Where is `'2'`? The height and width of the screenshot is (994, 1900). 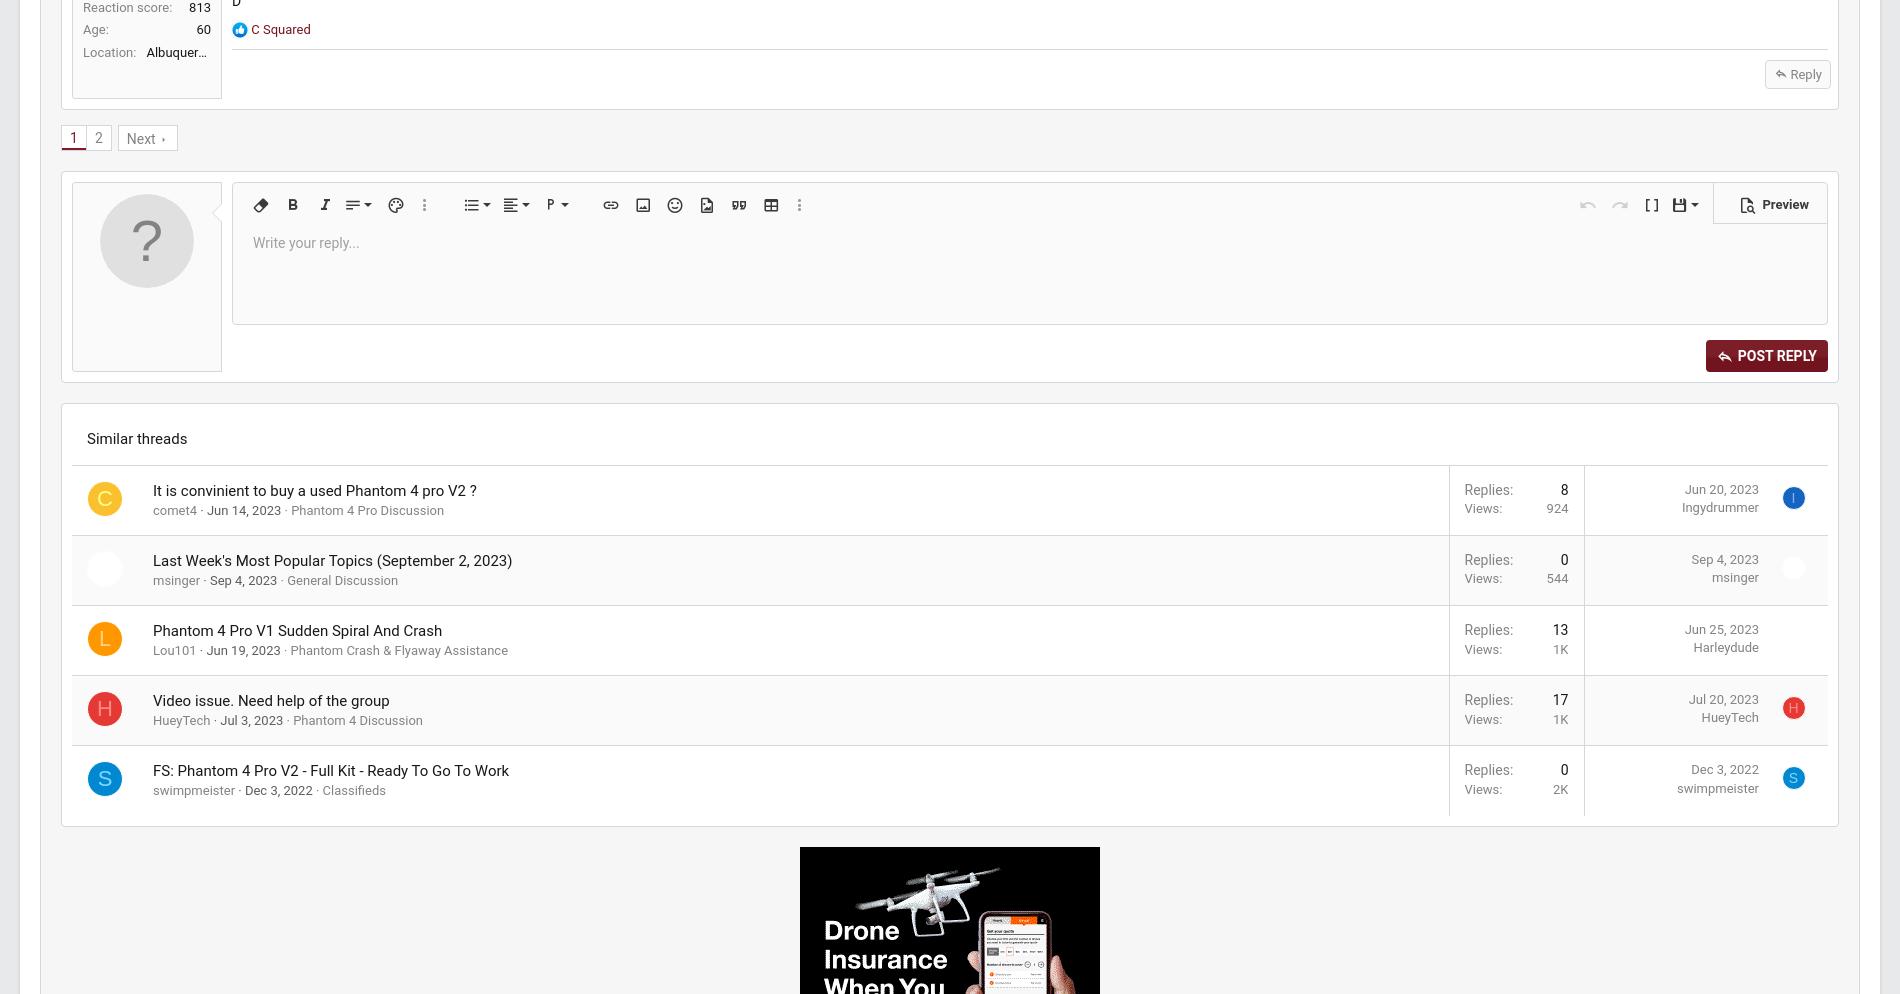
'2' is located at coordinates (145, 277).